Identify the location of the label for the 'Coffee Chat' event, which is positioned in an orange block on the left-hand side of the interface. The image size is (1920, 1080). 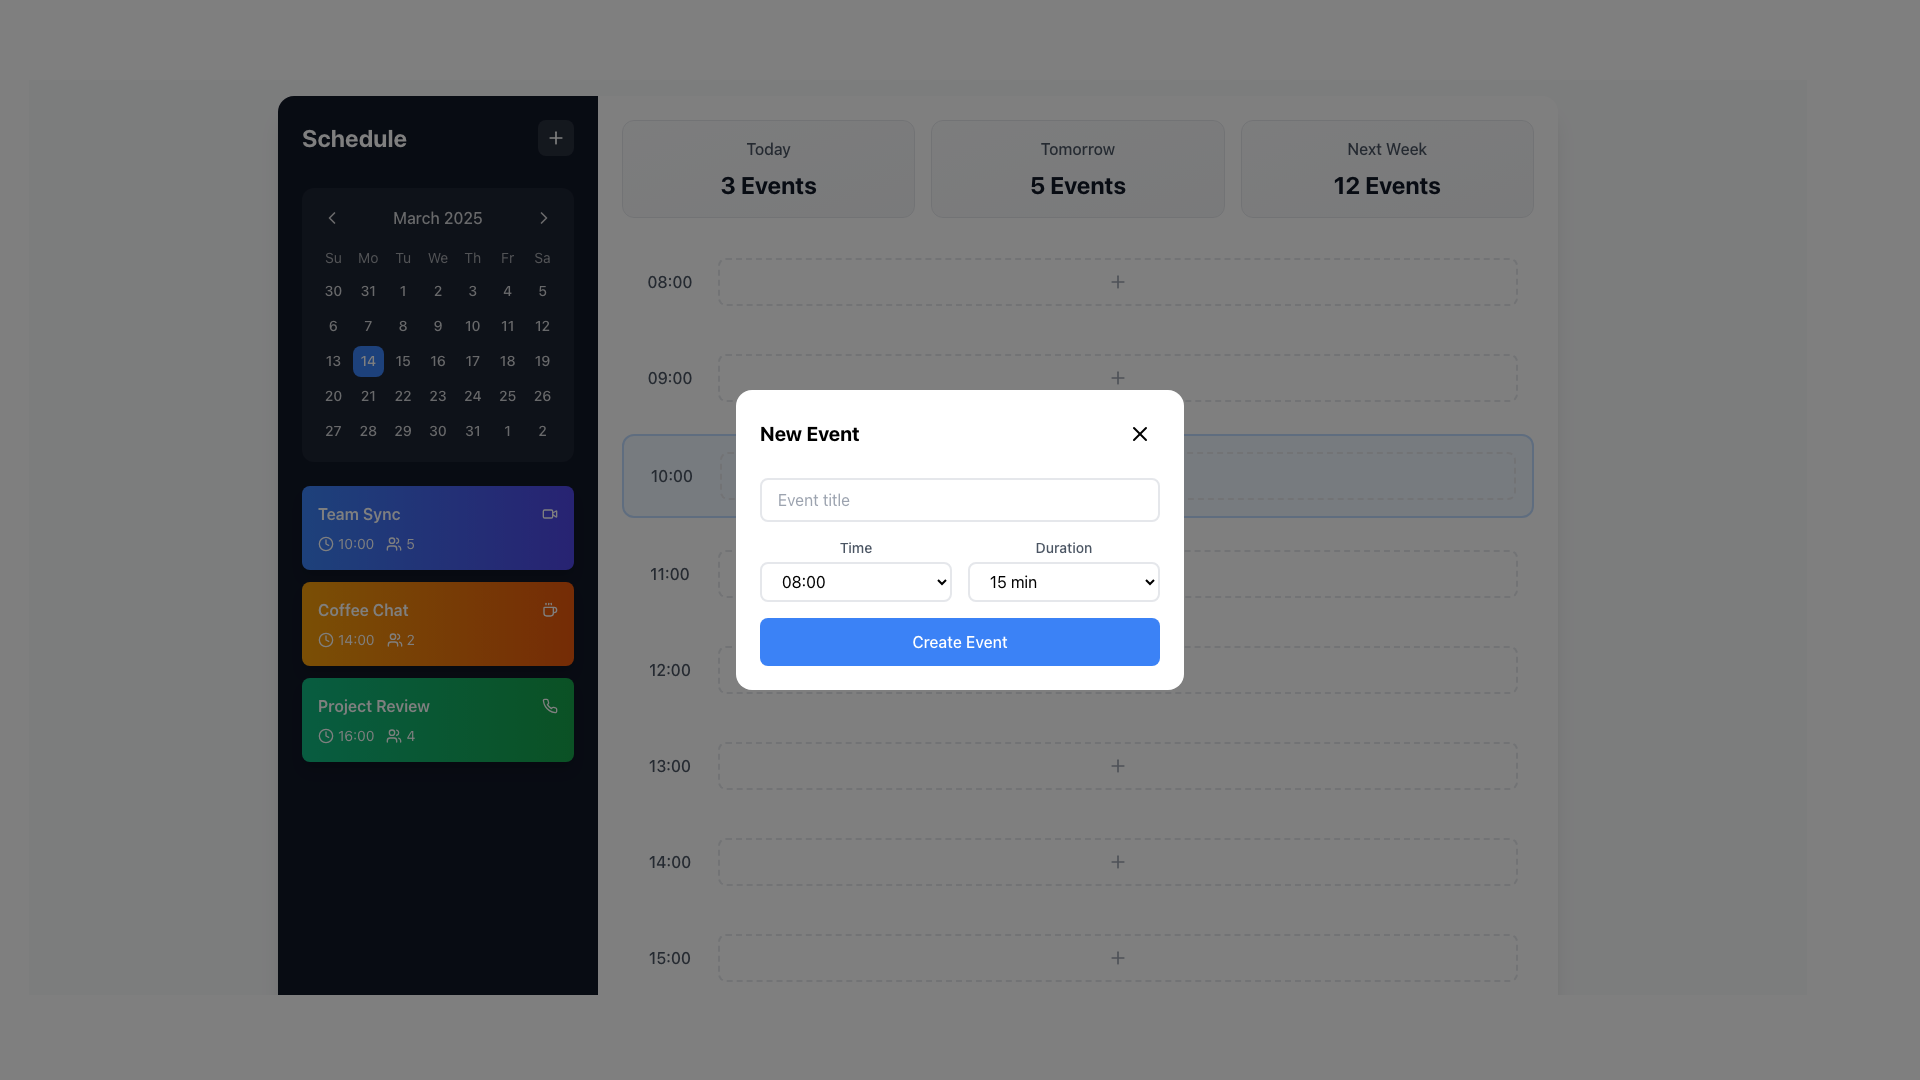
(363, 609).